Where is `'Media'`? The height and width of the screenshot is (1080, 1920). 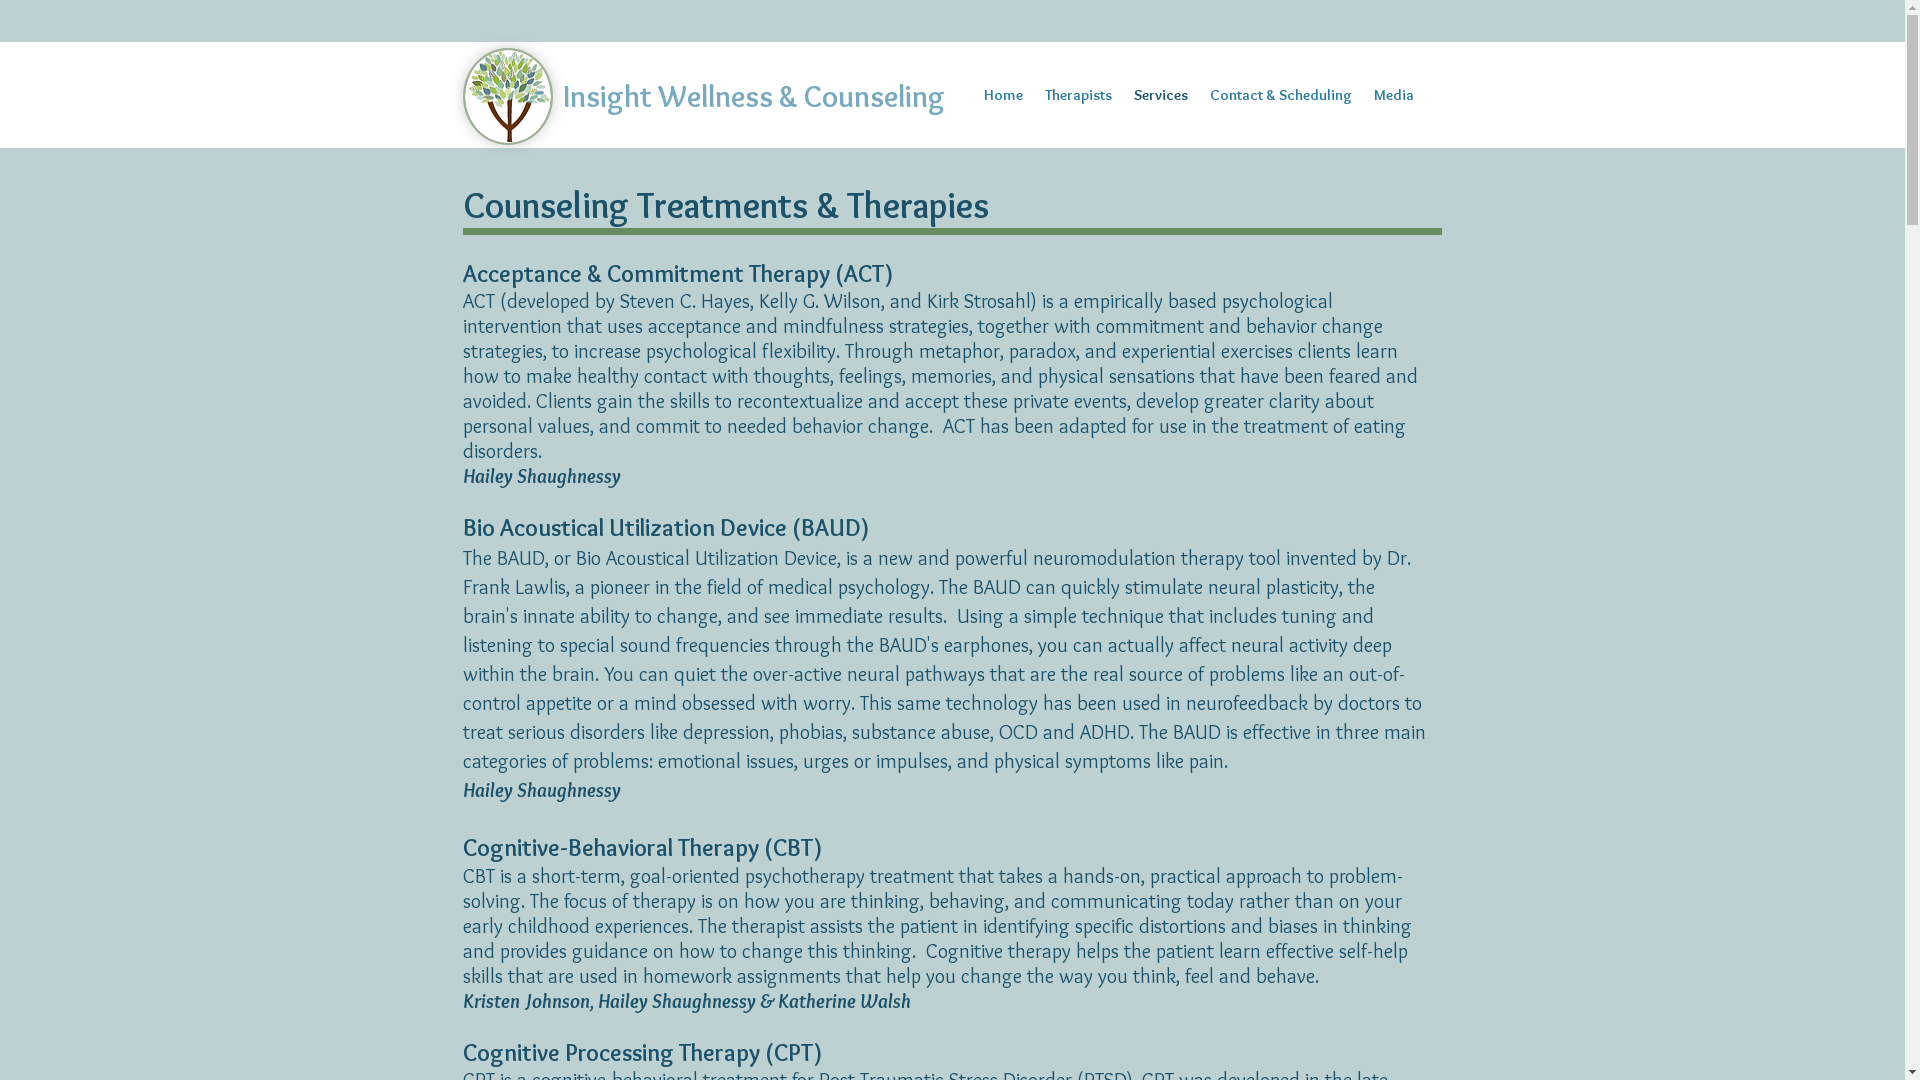
'Media' is located at coordinates (1391, 95).